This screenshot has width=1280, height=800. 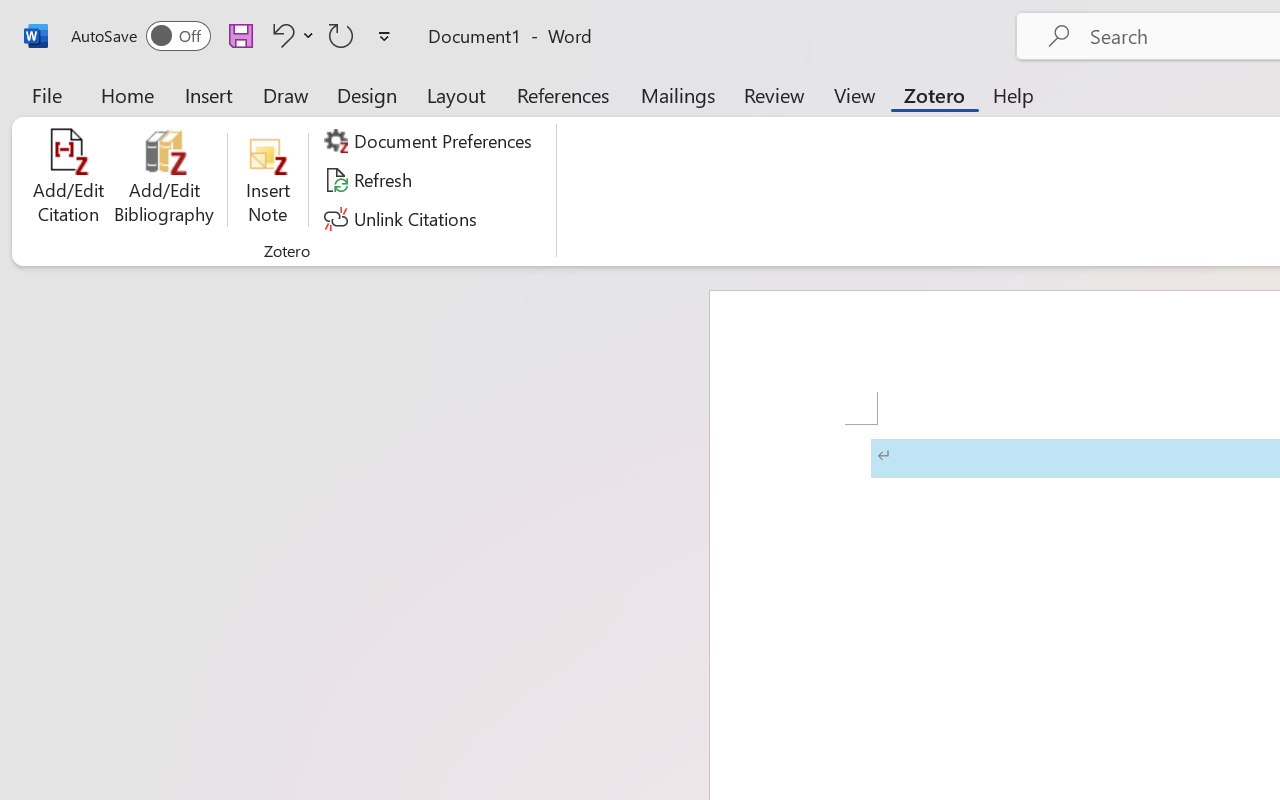 I want to click on 'Undo Apply Quick Style', so click(x=289, y=34).